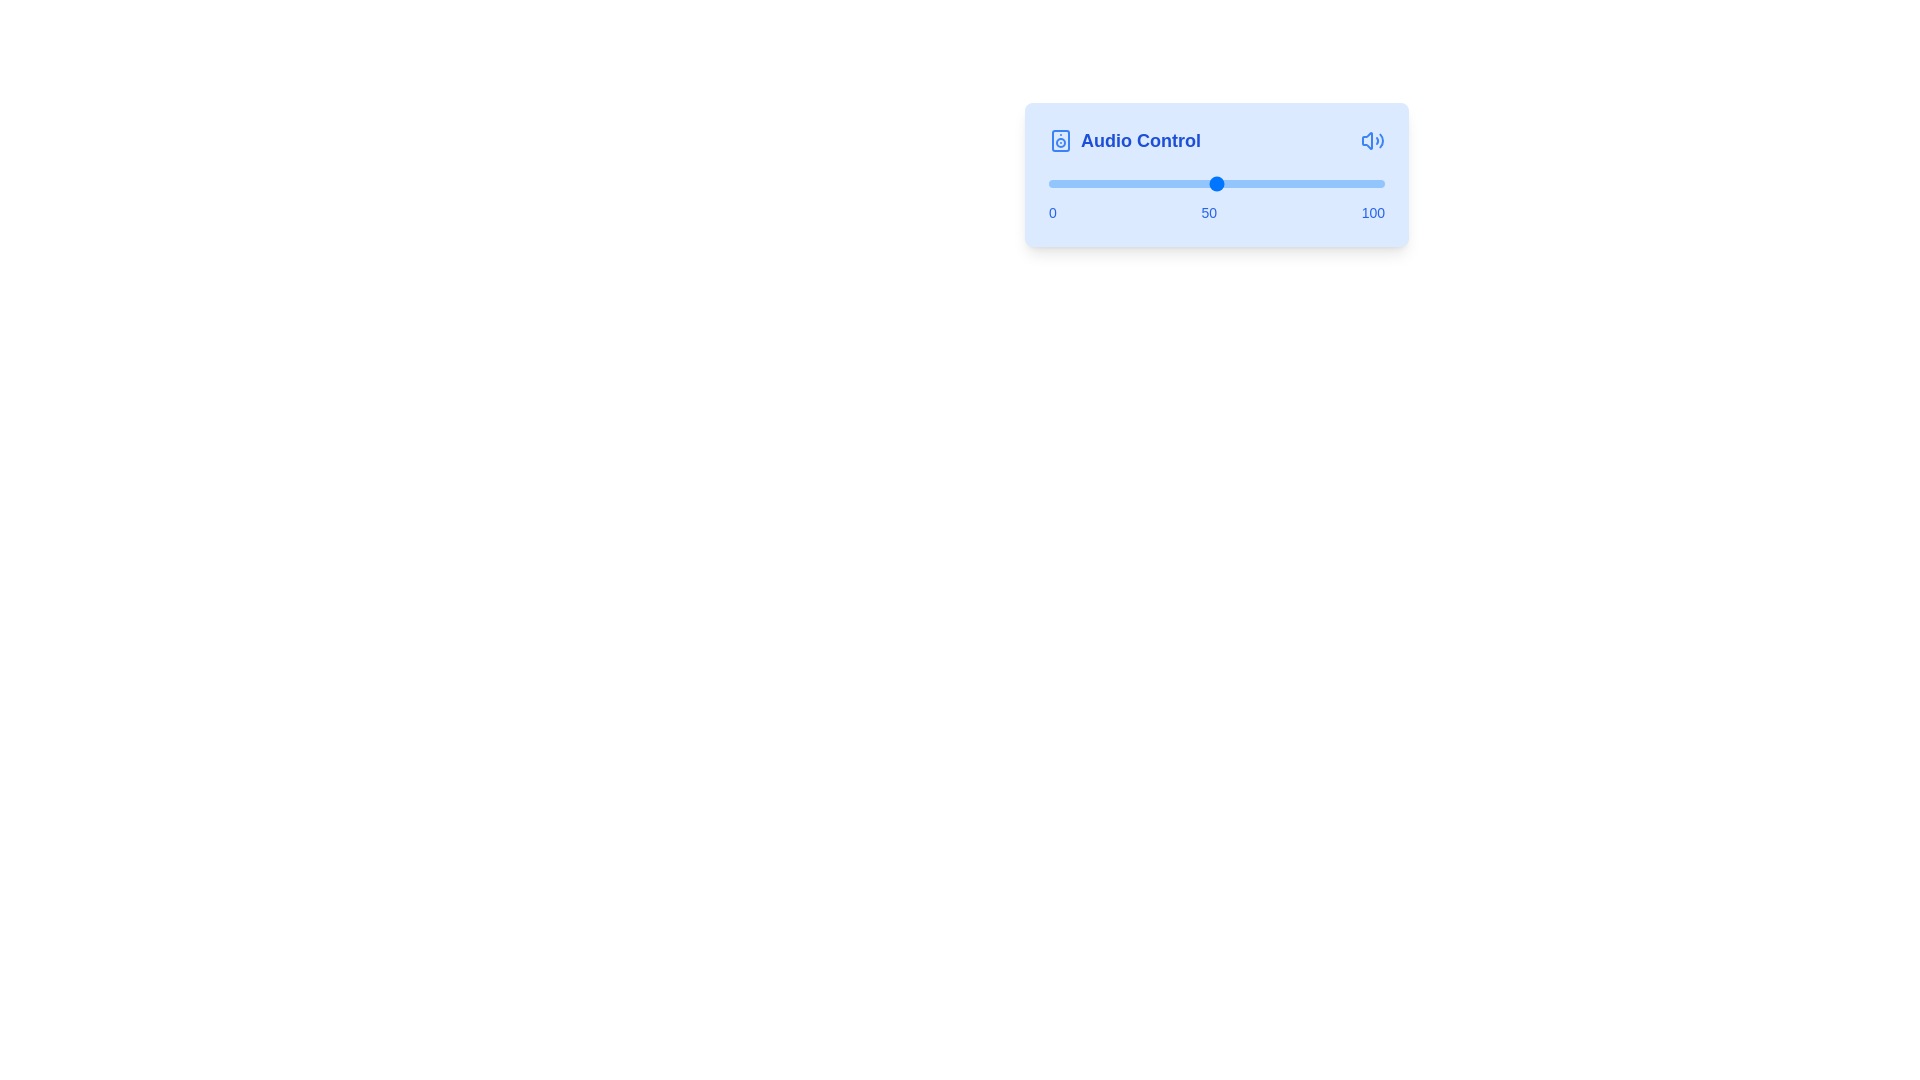  I want to click on the volume, so click(1259, 184).